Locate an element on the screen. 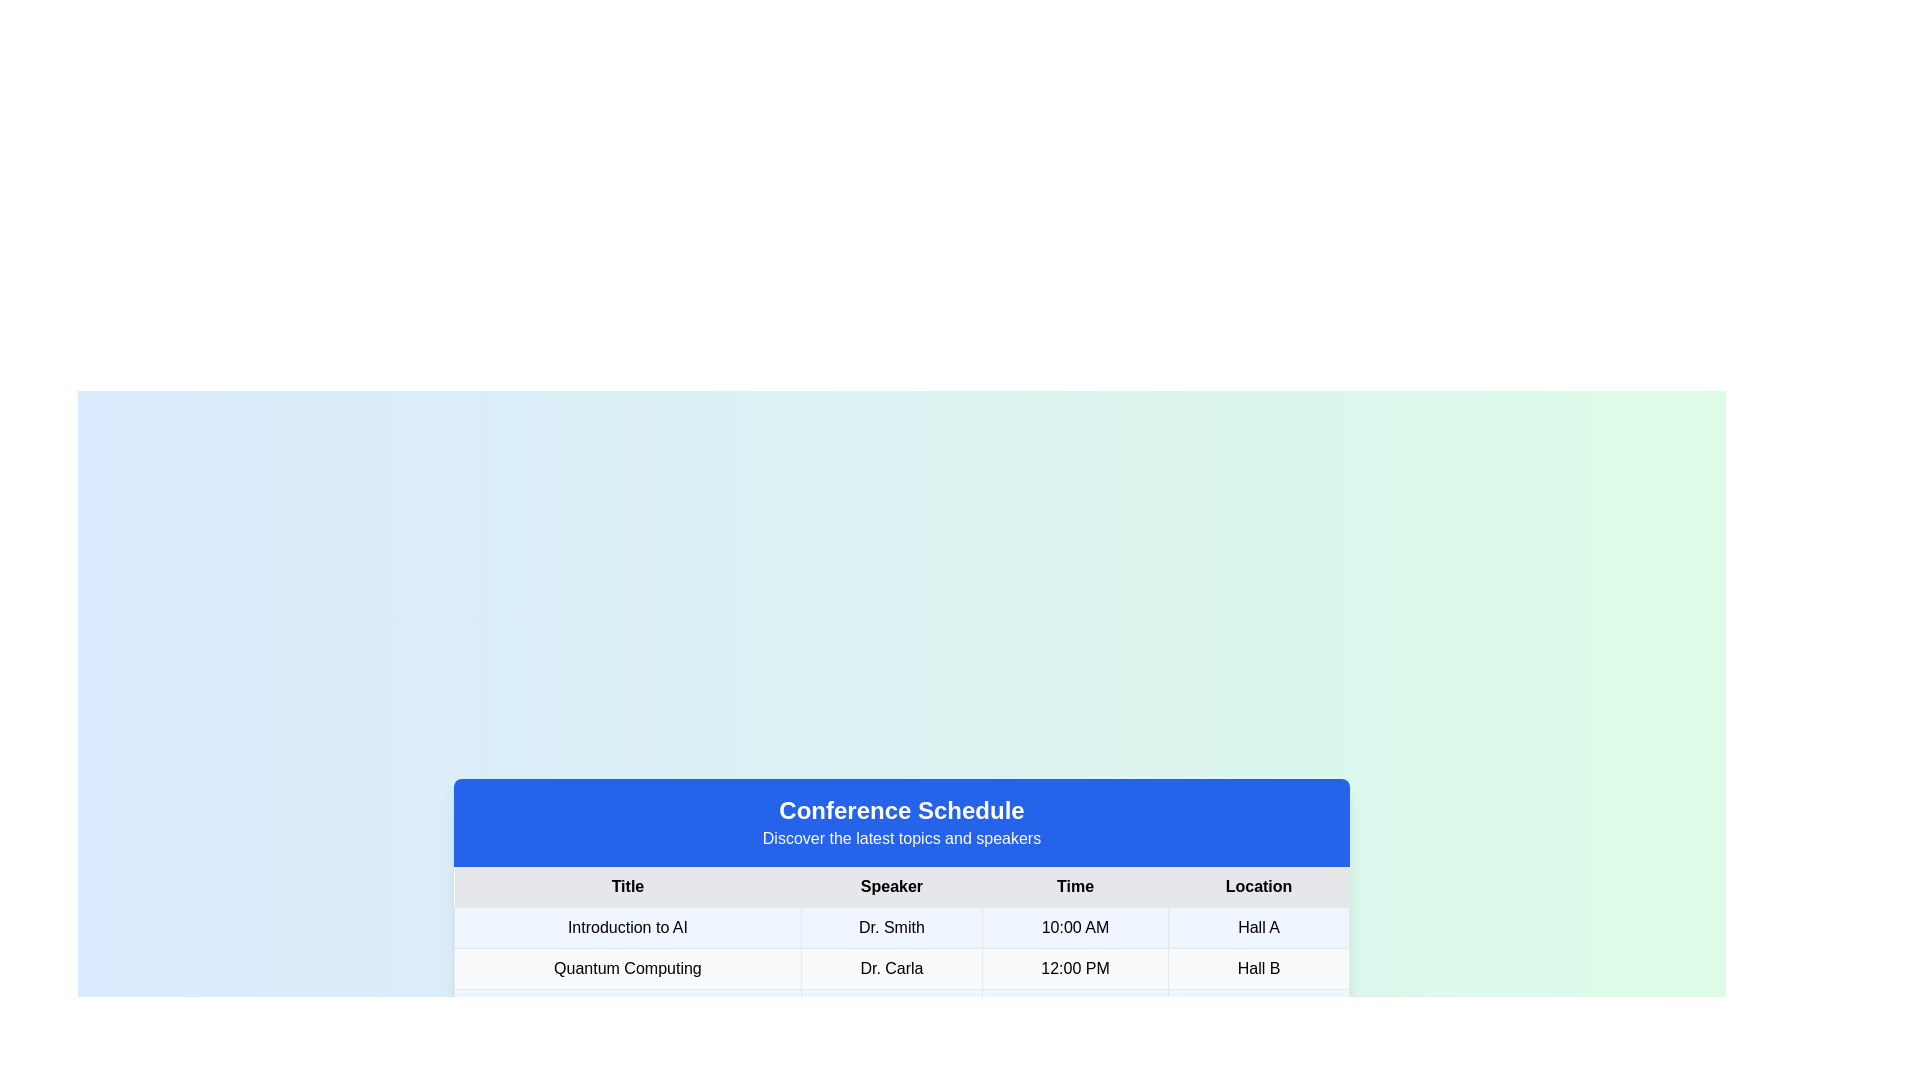 This screenshot has height=1080, width=1920. the static text label indicating the location of the 'Quantum Computing' session in the fourth column of the second row of the table is located at coordinates (1257, 967).